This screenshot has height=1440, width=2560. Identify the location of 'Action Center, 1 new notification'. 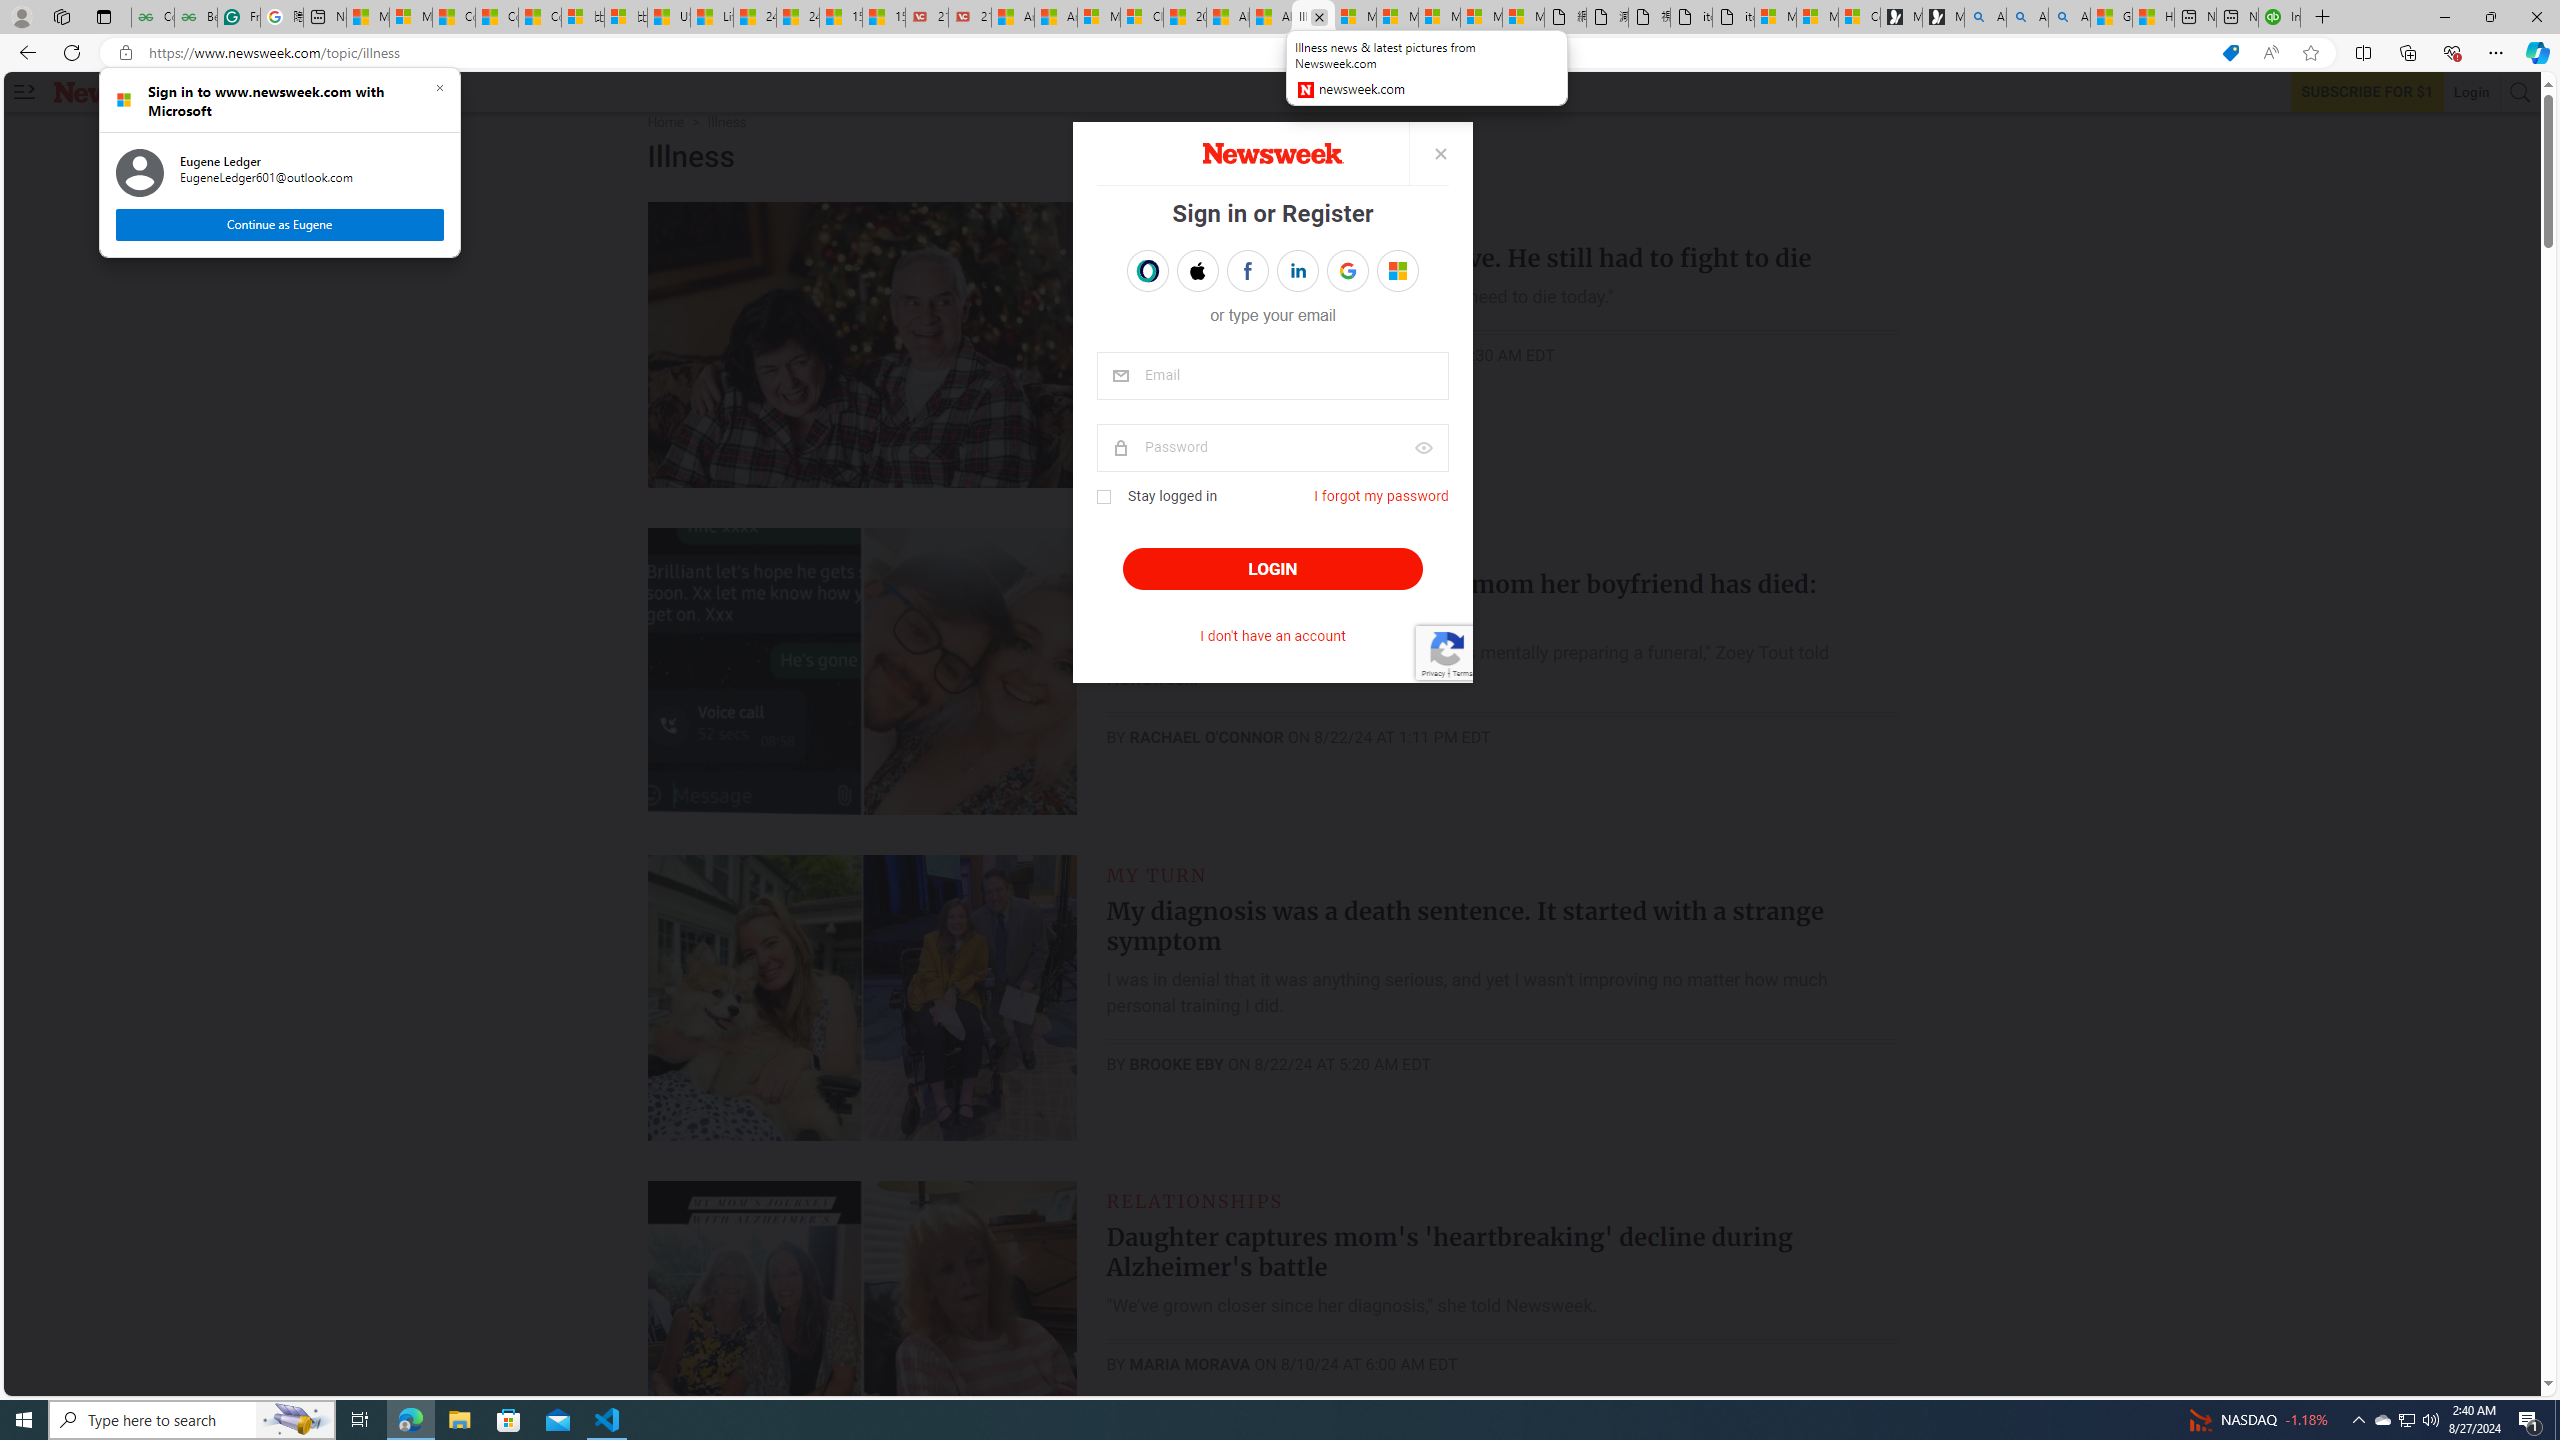
(2530, 1418).